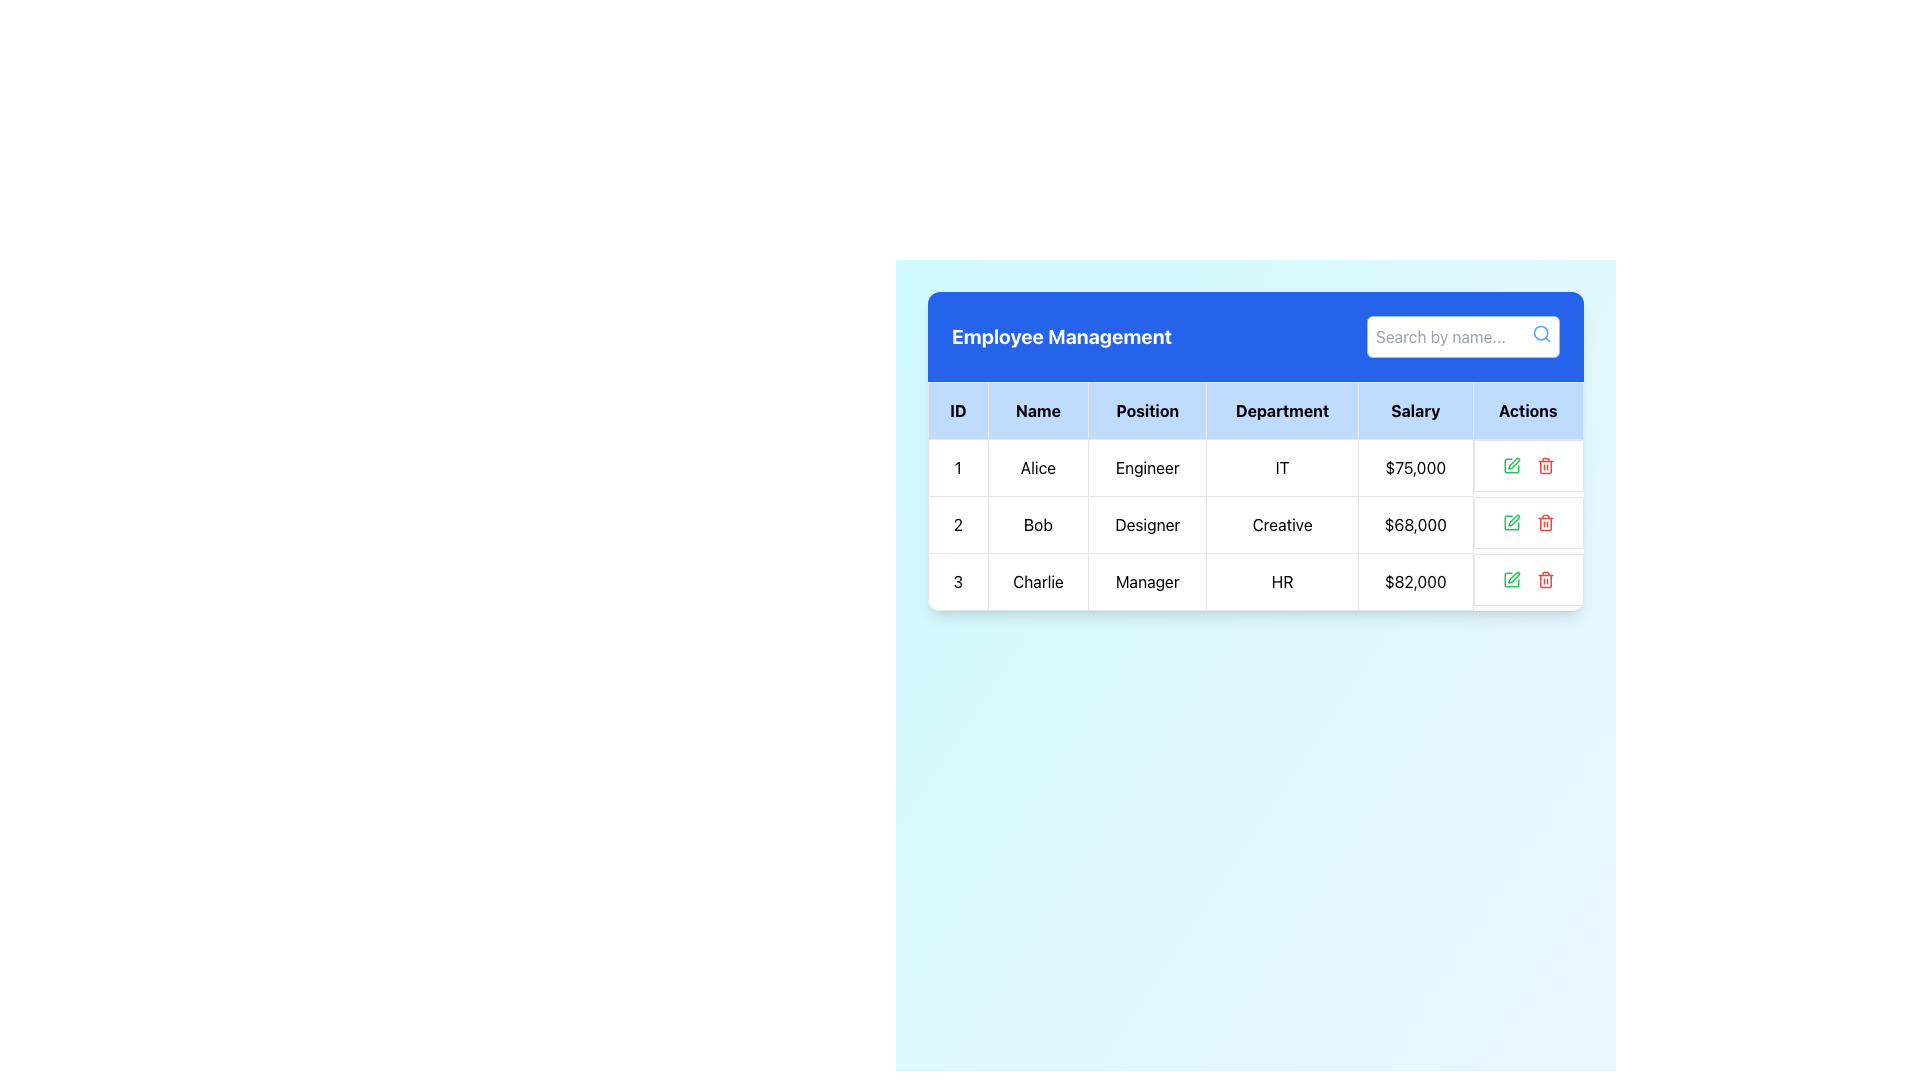 This screenshot has height=1080, width=1920. I want to click on the red trash can icon button in the 'Actions' column for the 'Charlie' entry, so click(1544, 579).